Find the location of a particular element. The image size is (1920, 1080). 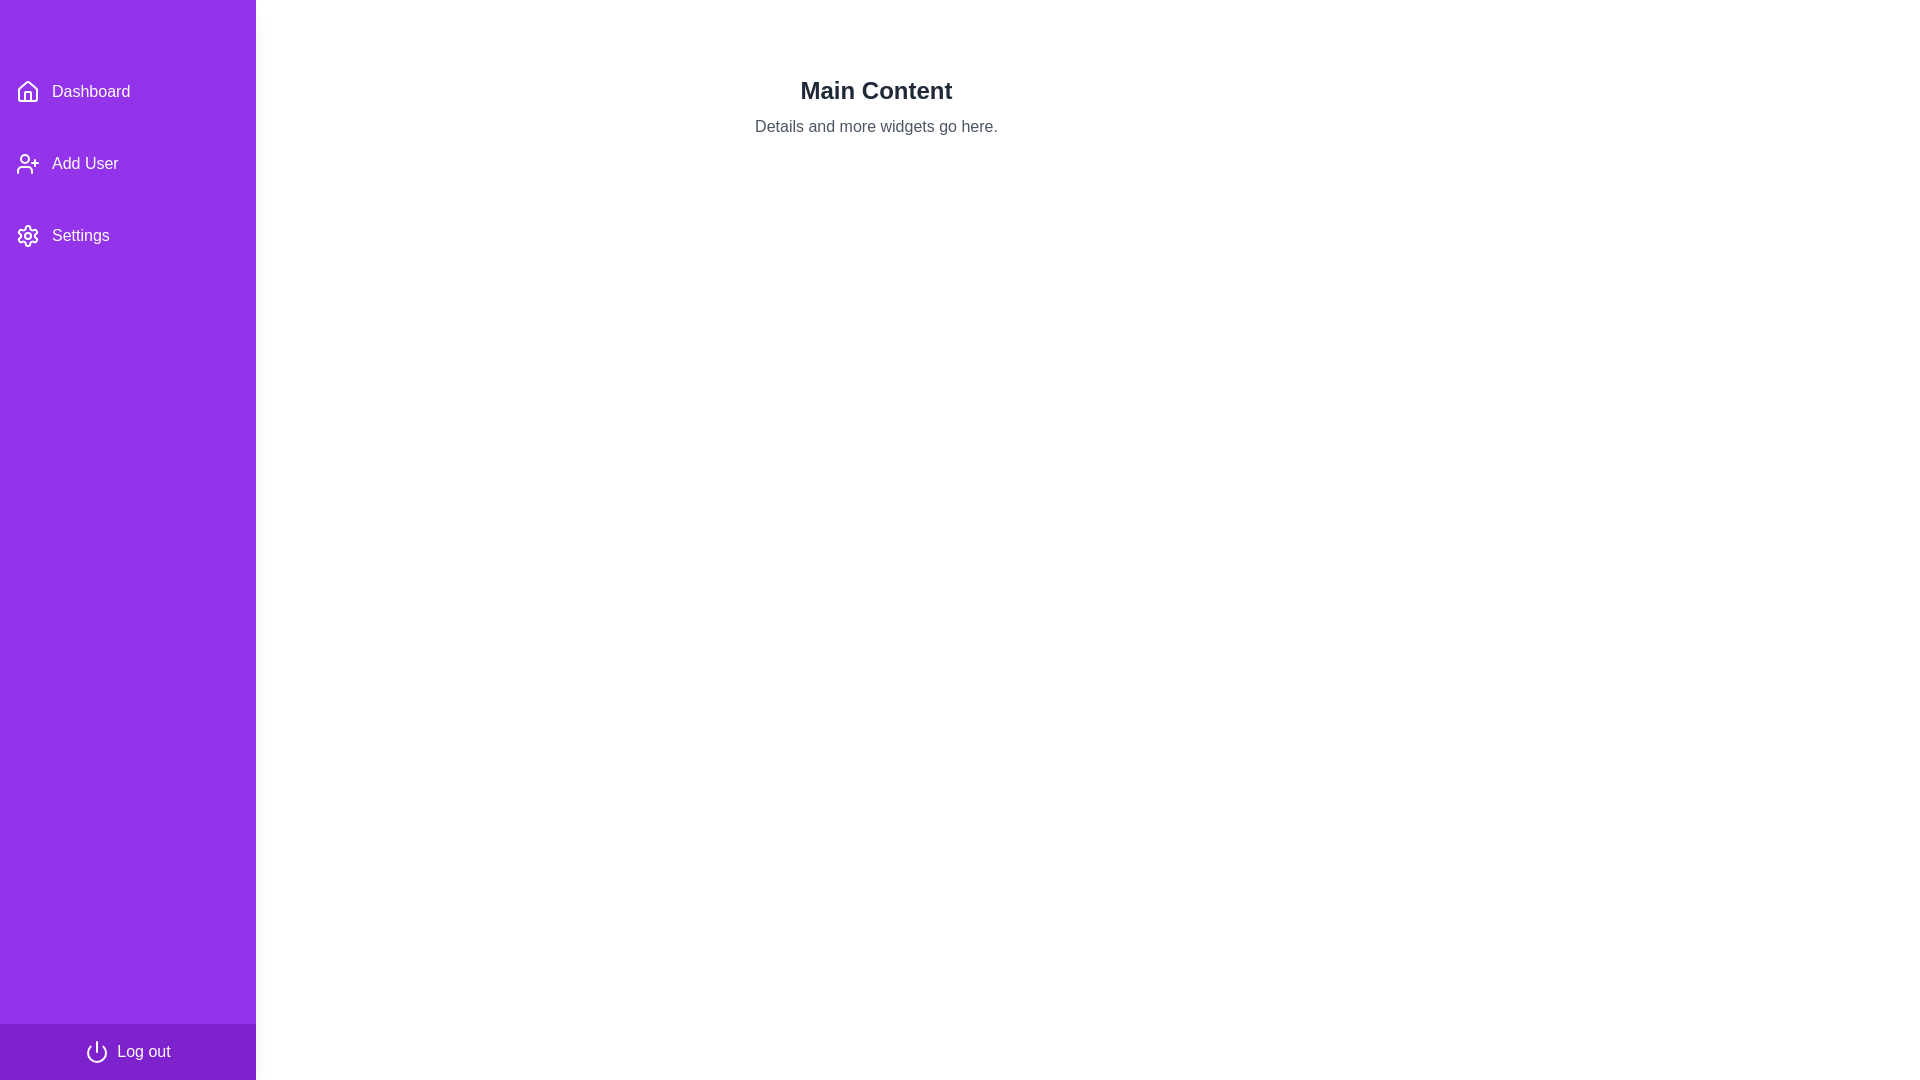

the 'Settings' menu item in the drawer is located at coordinates (127, 234).